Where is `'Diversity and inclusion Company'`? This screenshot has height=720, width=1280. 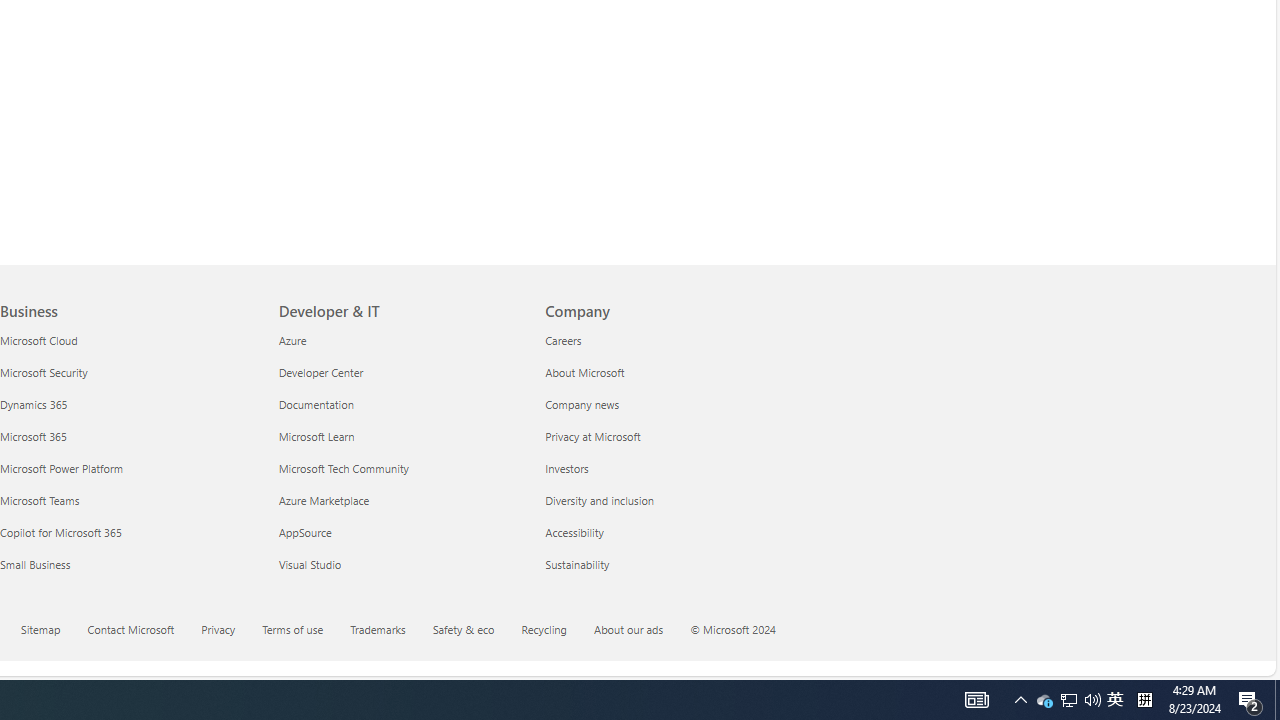 'Diversity and inclusion Company' is located at coordinates (599, 499).